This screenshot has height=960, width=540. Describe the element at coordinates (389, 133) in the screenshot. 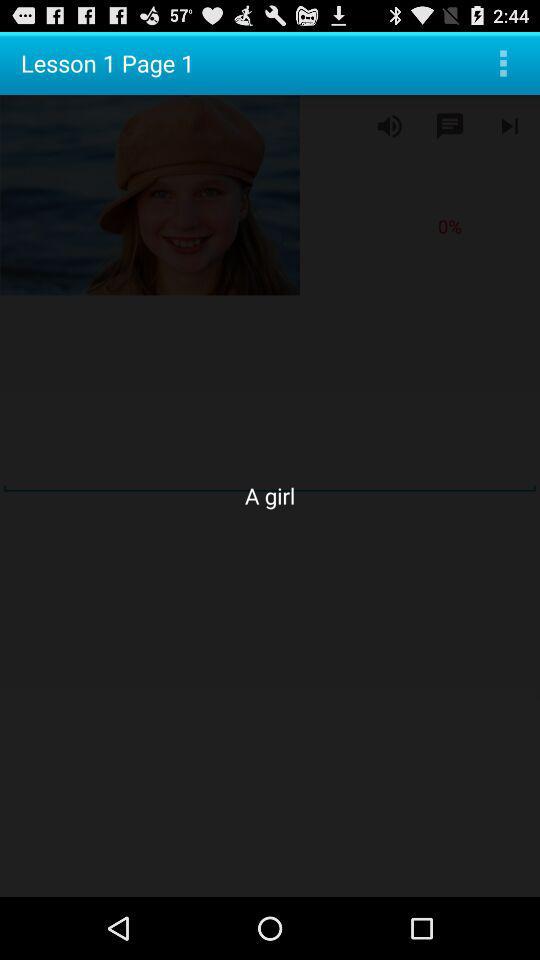

I see `the volume icon` at that location.